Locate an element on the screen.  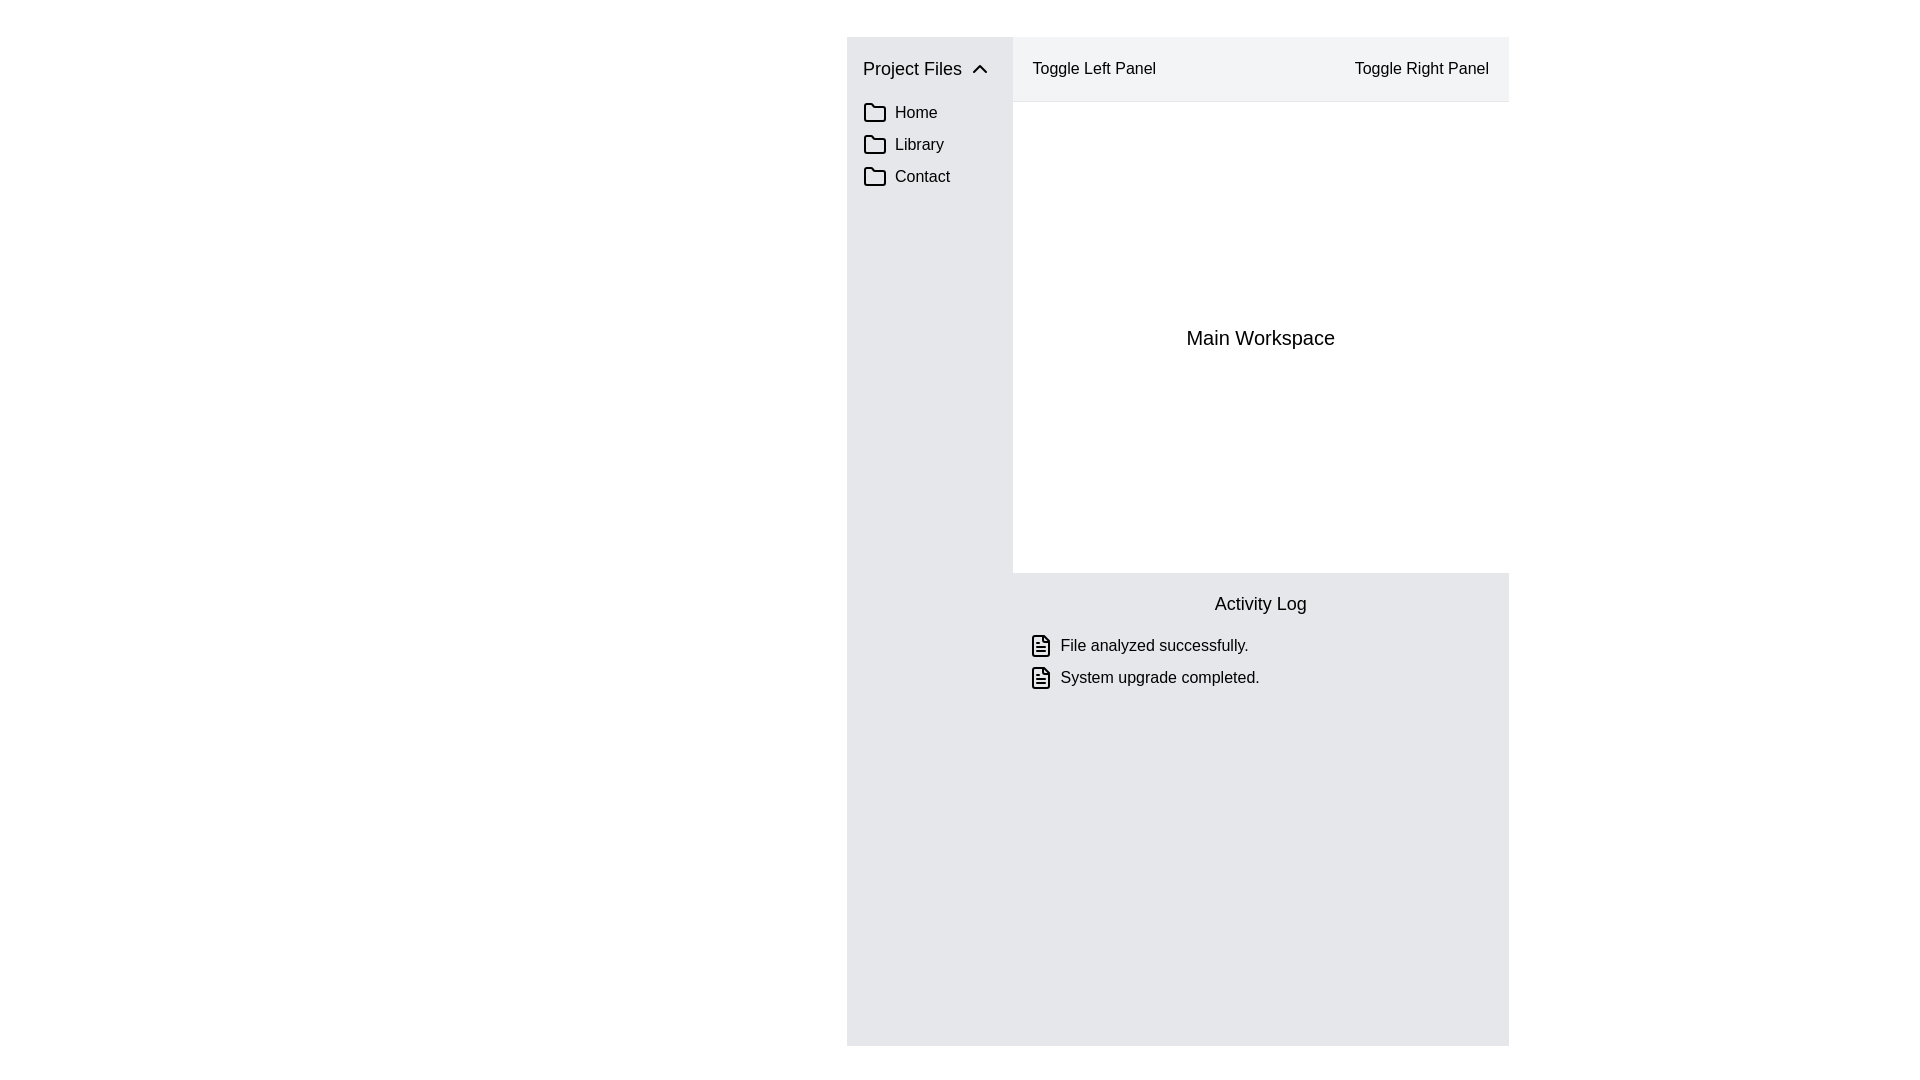
the button that toggles the visibility of the right-side panel, located at the top-right corner of the interface is located at coordinates (1420, 68).